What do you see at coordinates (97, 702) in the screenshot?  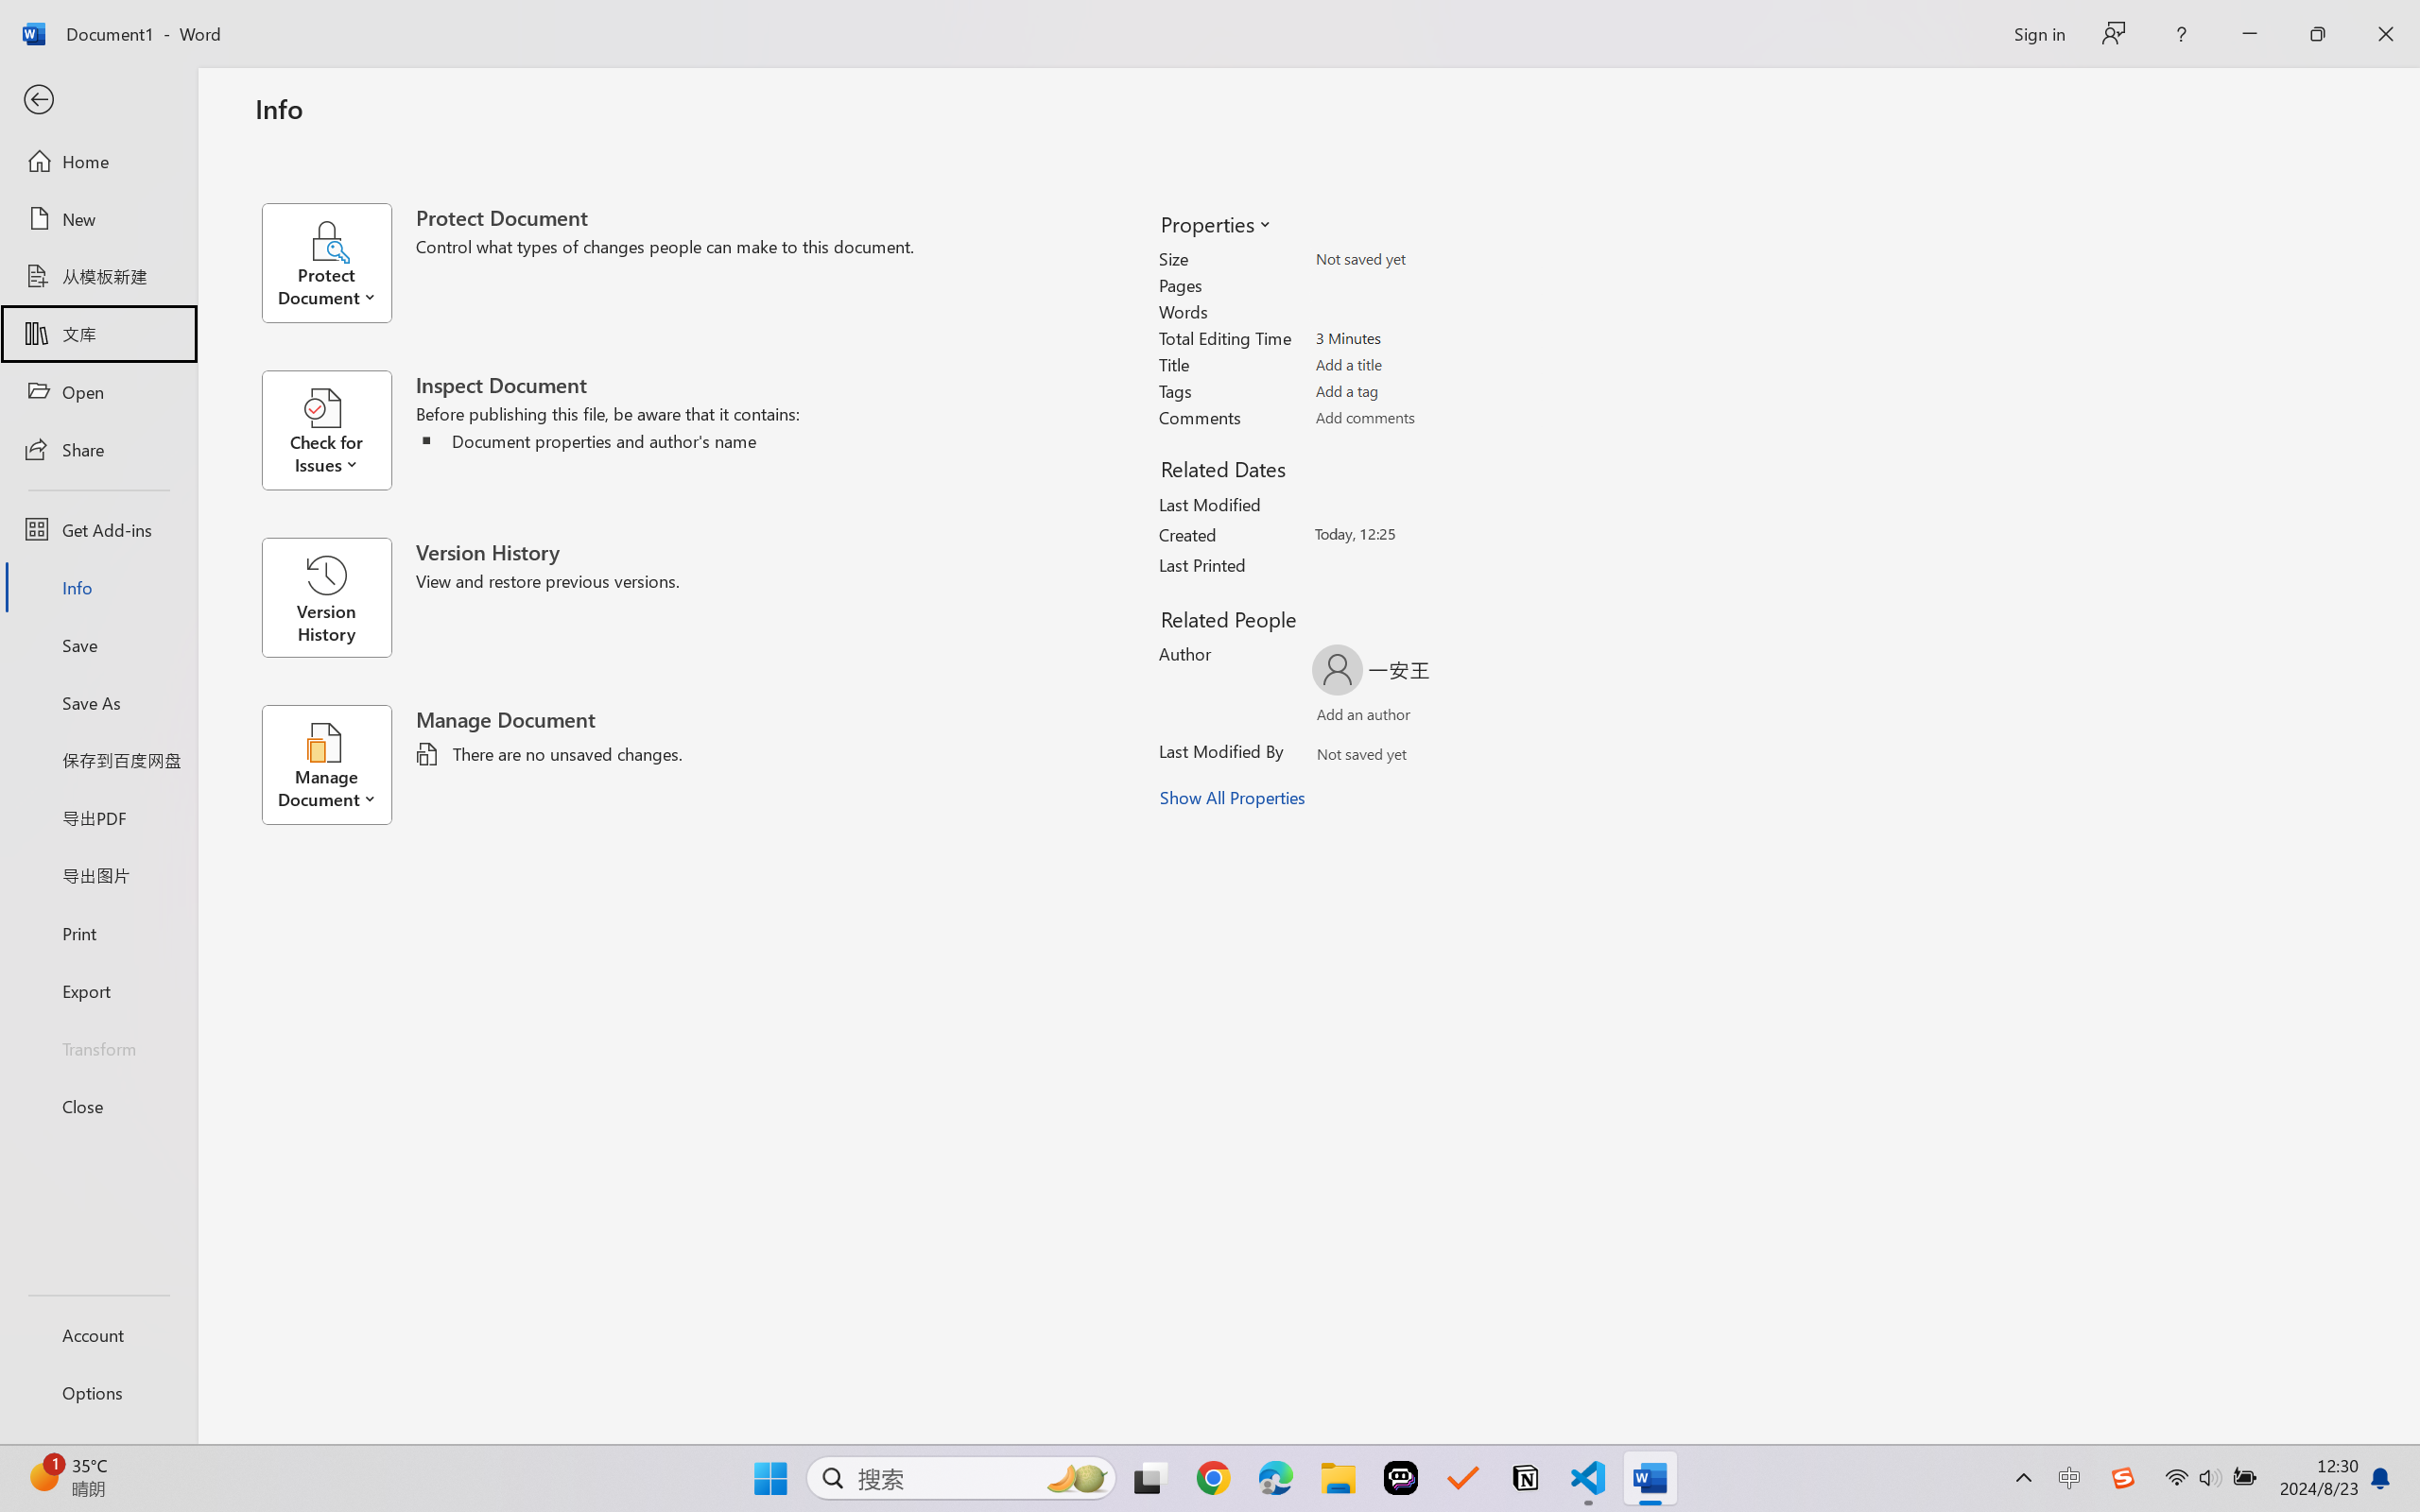 I see `'Save As'` at bounding box center [97, 702].